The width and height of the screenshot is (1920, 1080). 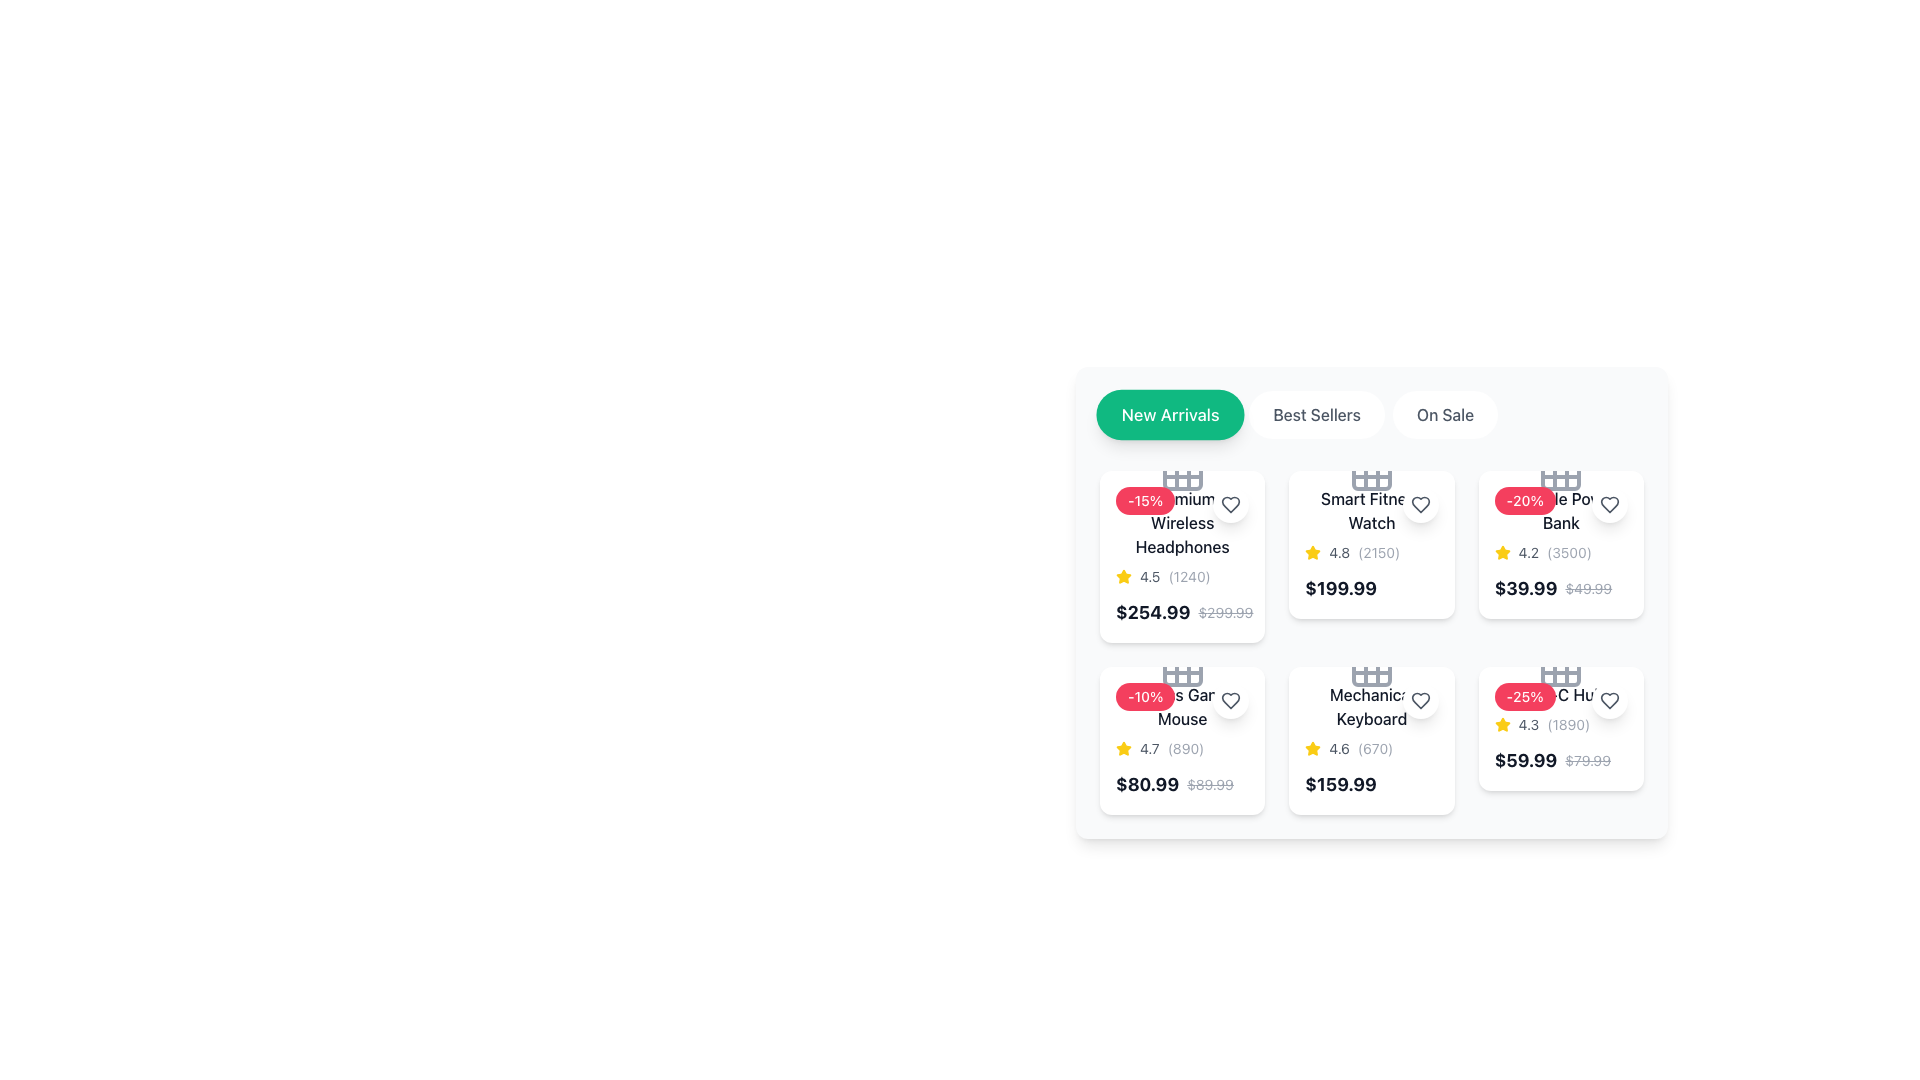 I want to click on the yellow star-shaped icon representing a rating or favorite element, located in the second item of the second row of product cards, so click(x=1123, y=576).